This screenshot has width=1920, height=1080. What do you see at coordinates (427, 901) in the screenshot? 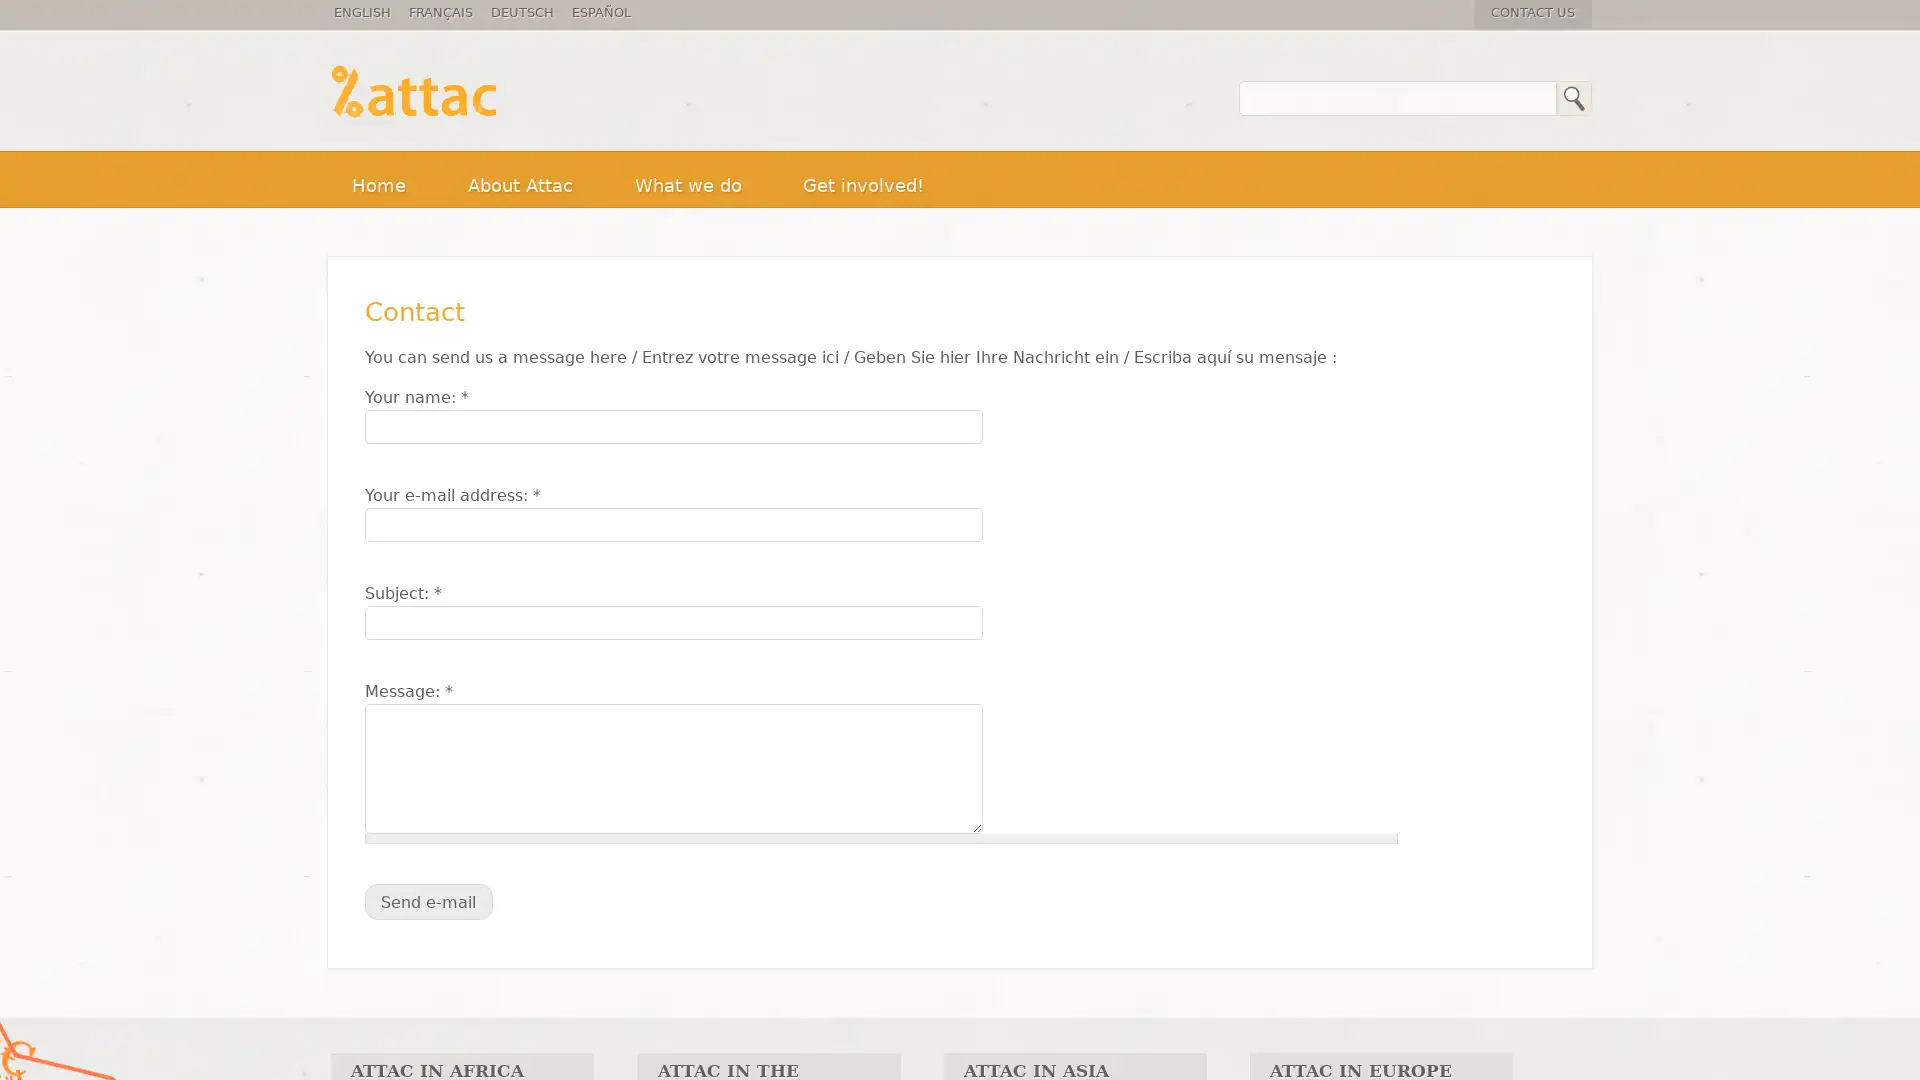
I see `Send e-mail` at bounding box center [427, 901].